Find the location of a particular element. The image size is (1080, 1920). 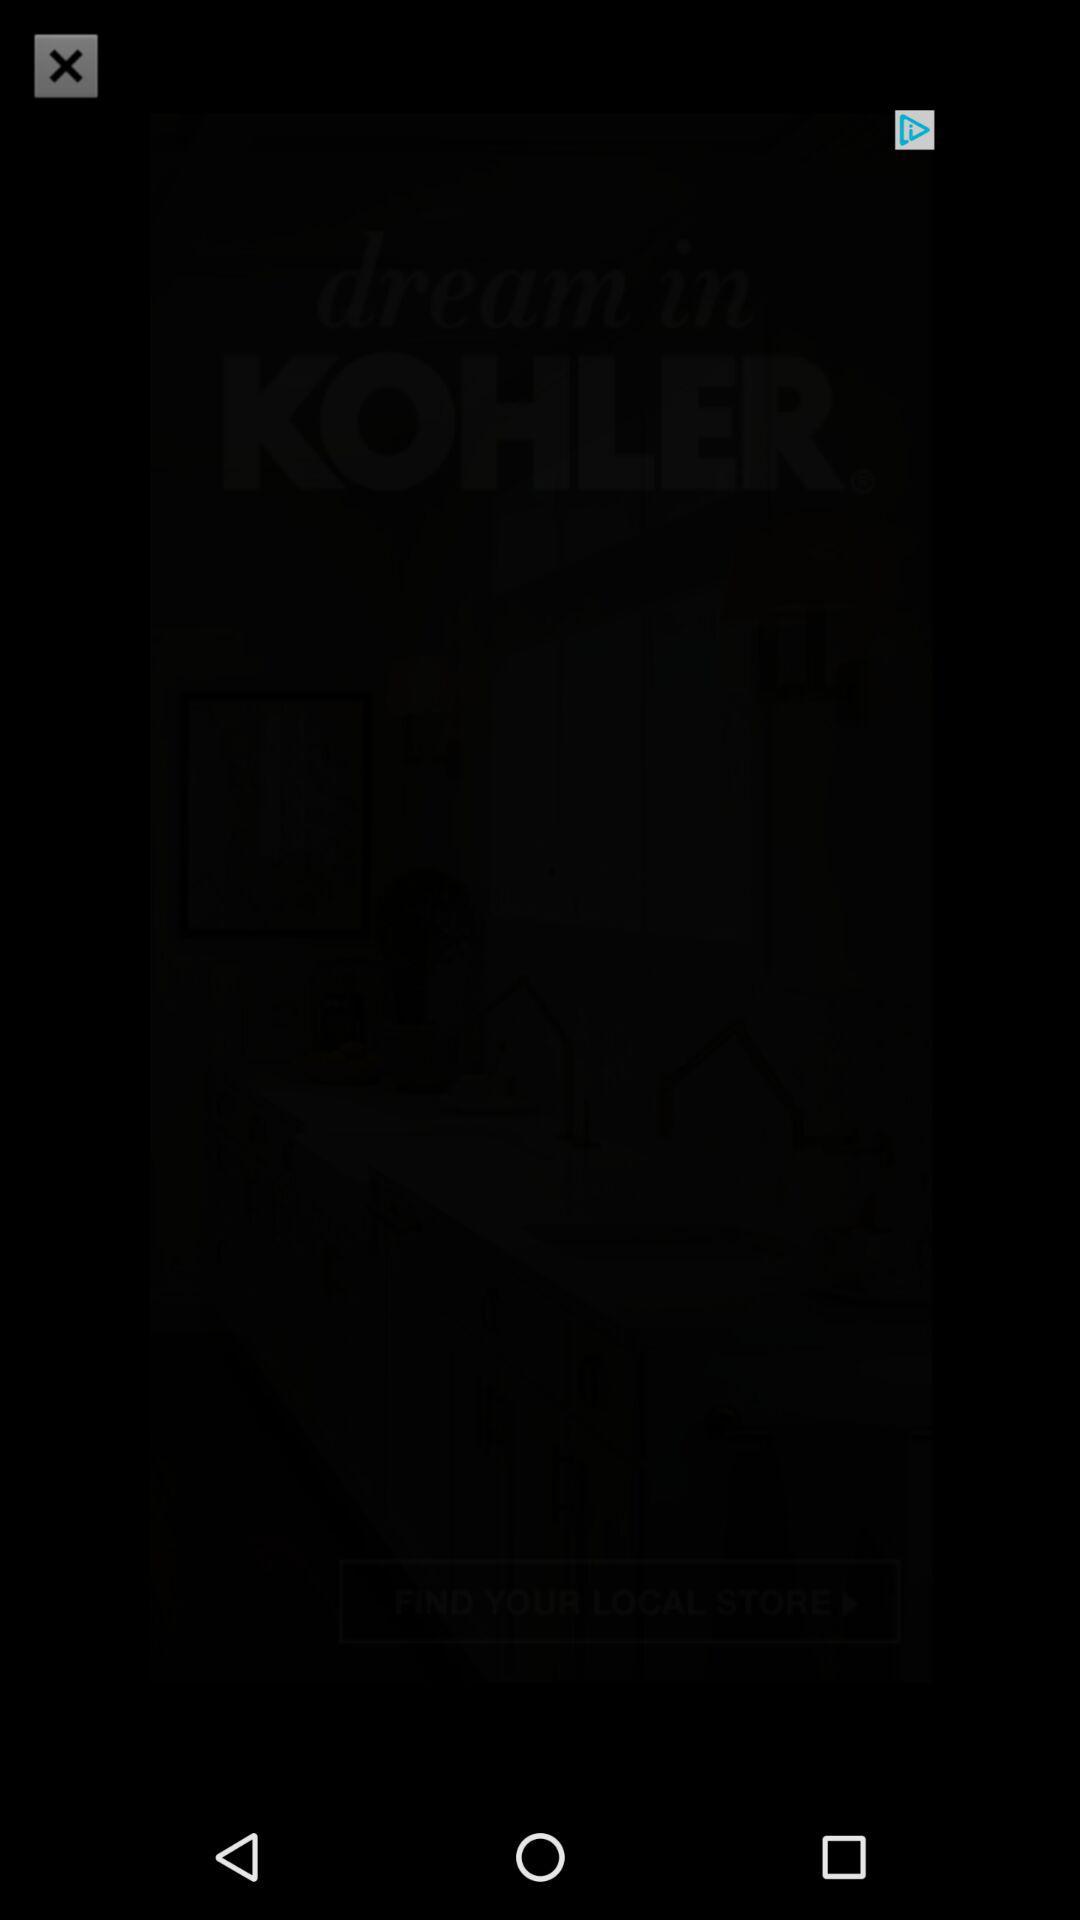

the close icon is located at coordinates (64, 70).